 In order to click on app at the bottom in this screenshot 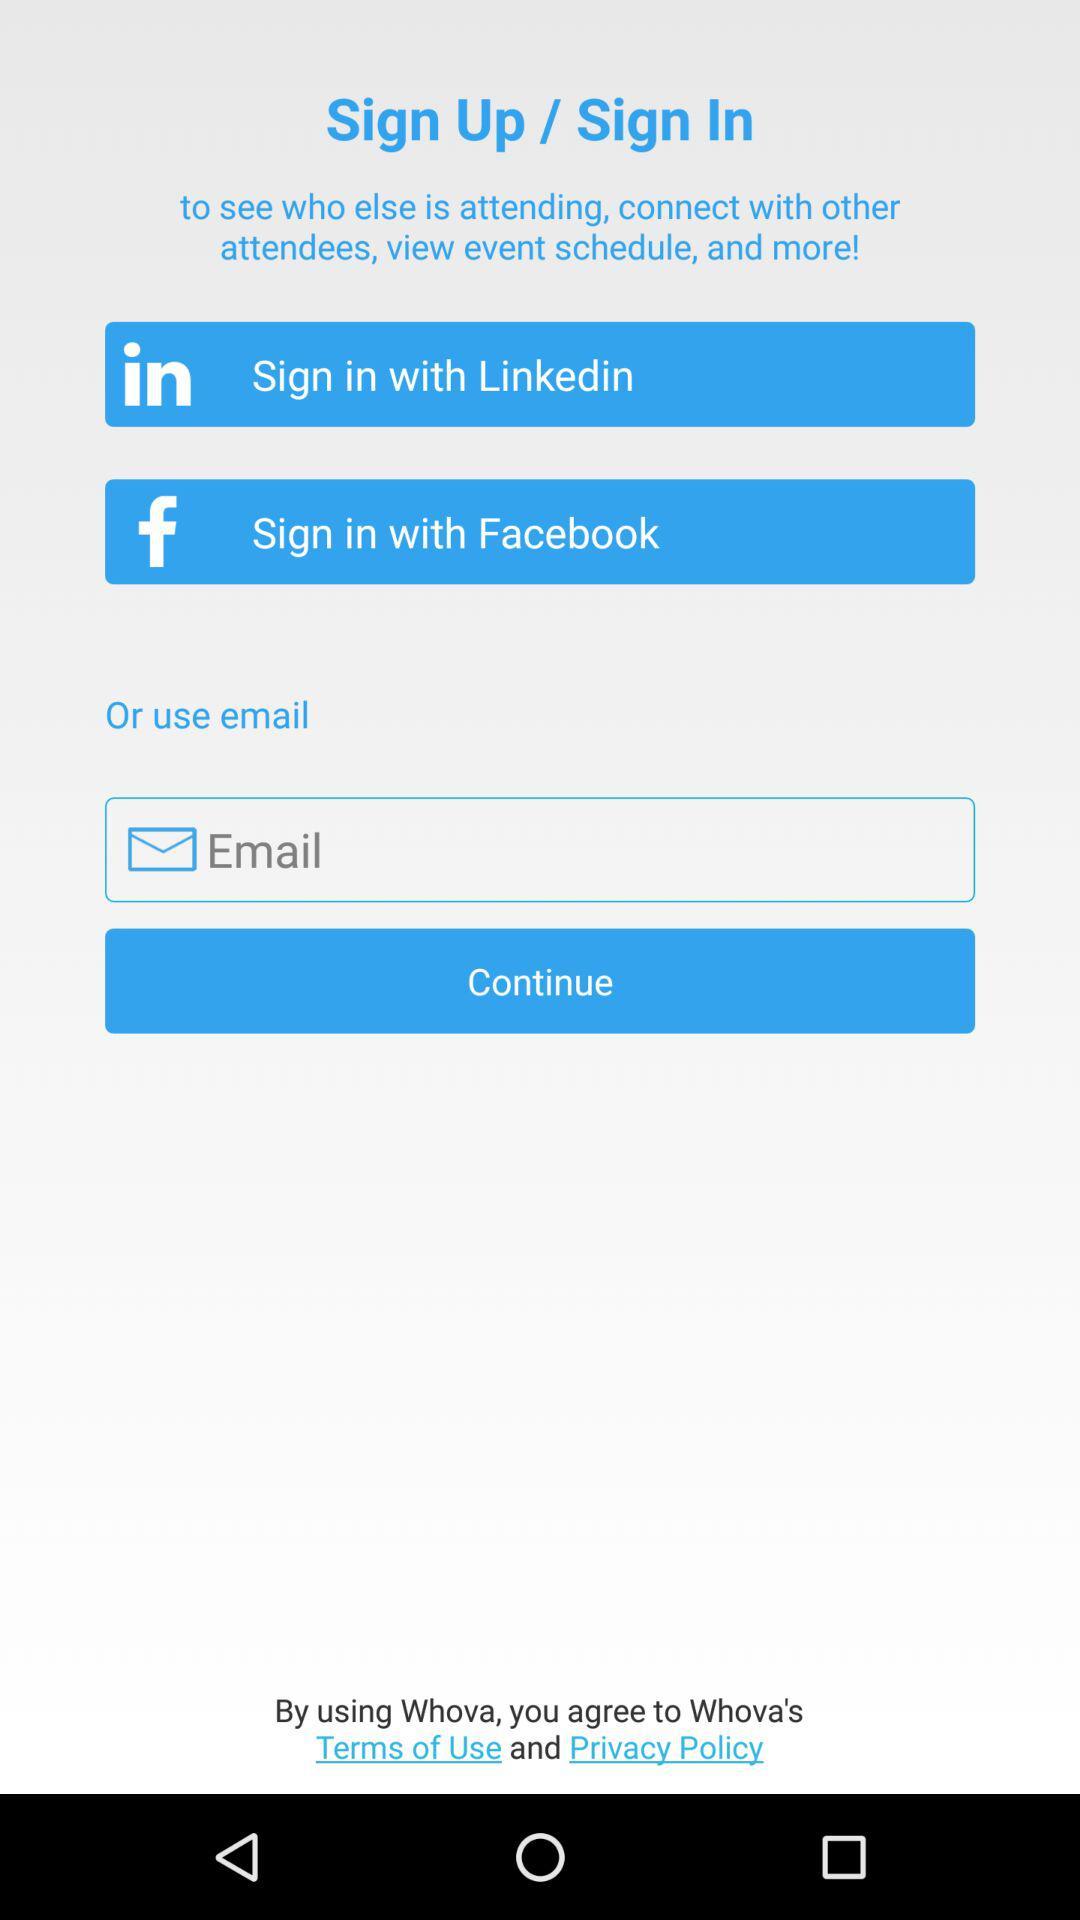, I will do `click(538, 1727)`.